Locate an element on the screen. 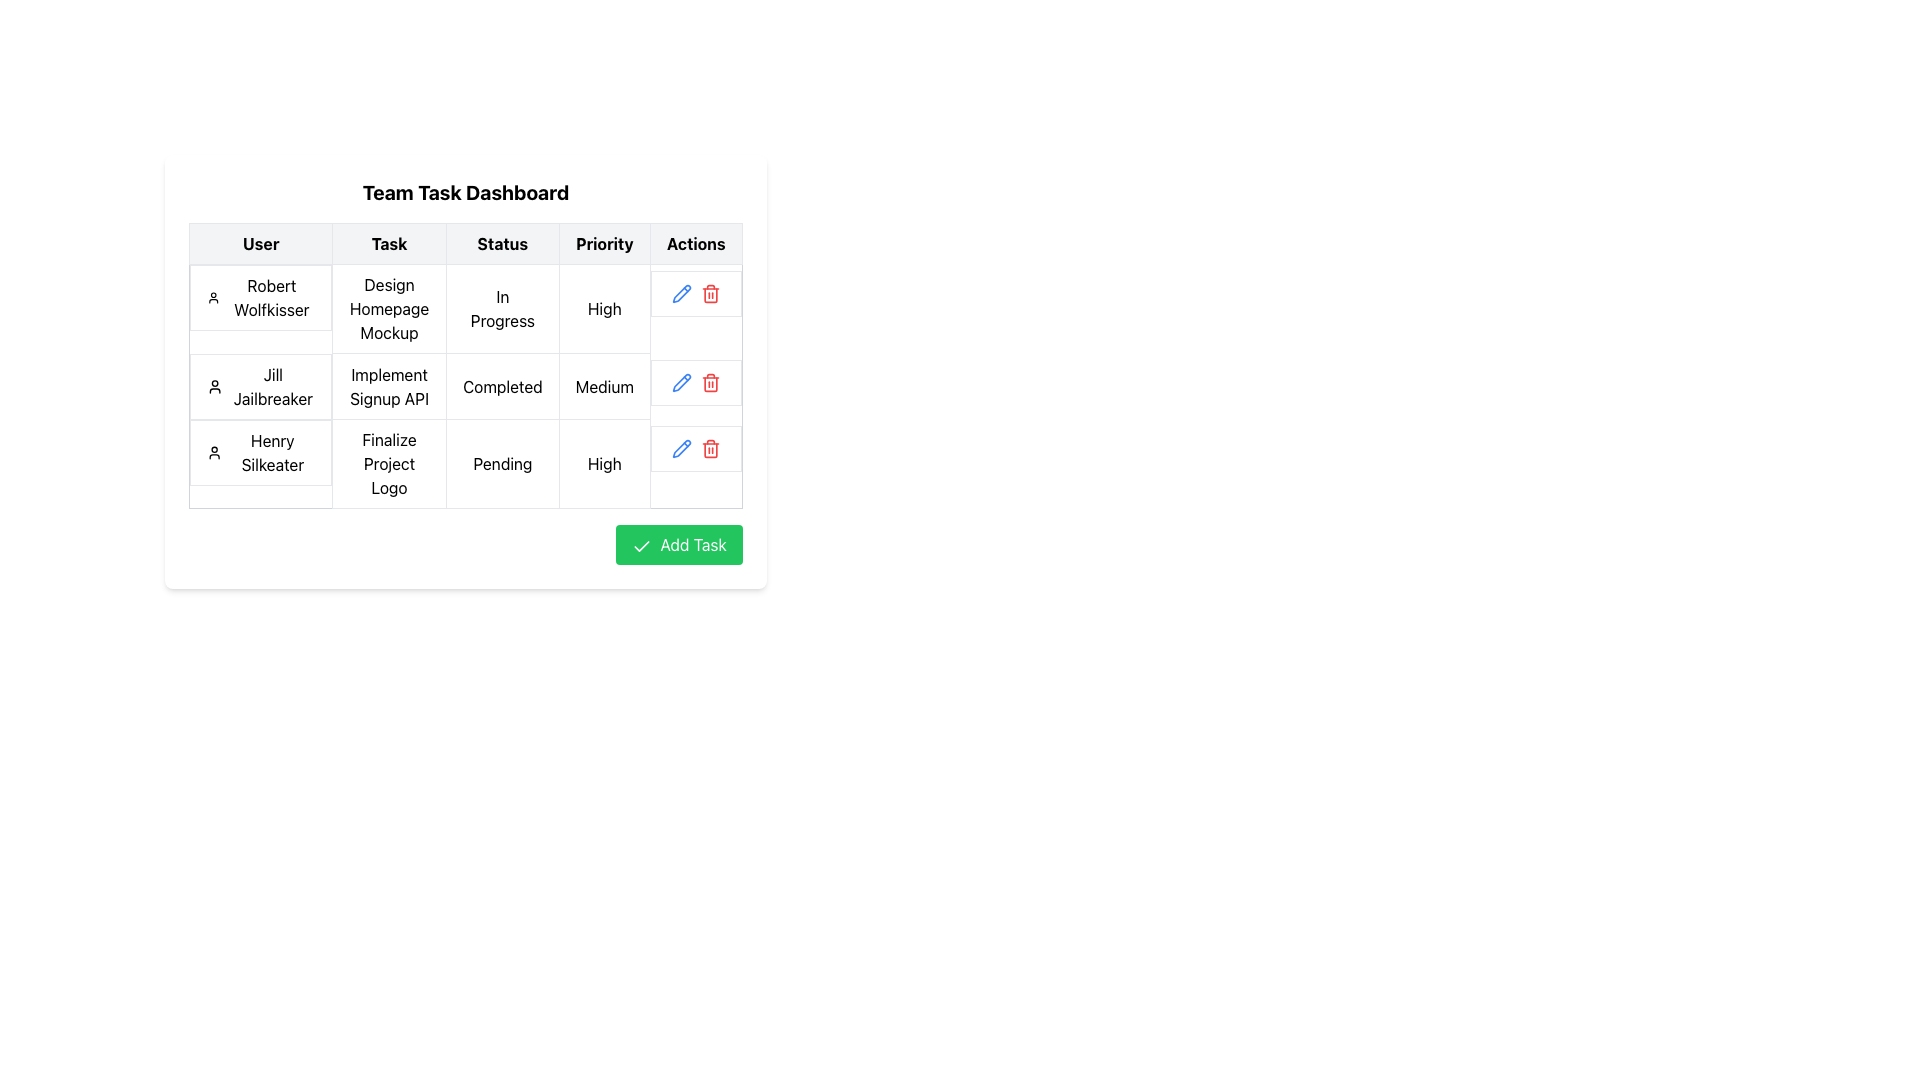 This screenshot has width=1920, height=1080. the text label displaying 'Pending' in the 'Status' column for the user 'Henry Silkeater' and task 'Finalize Project Logo' is located at coordinates (502, 463).